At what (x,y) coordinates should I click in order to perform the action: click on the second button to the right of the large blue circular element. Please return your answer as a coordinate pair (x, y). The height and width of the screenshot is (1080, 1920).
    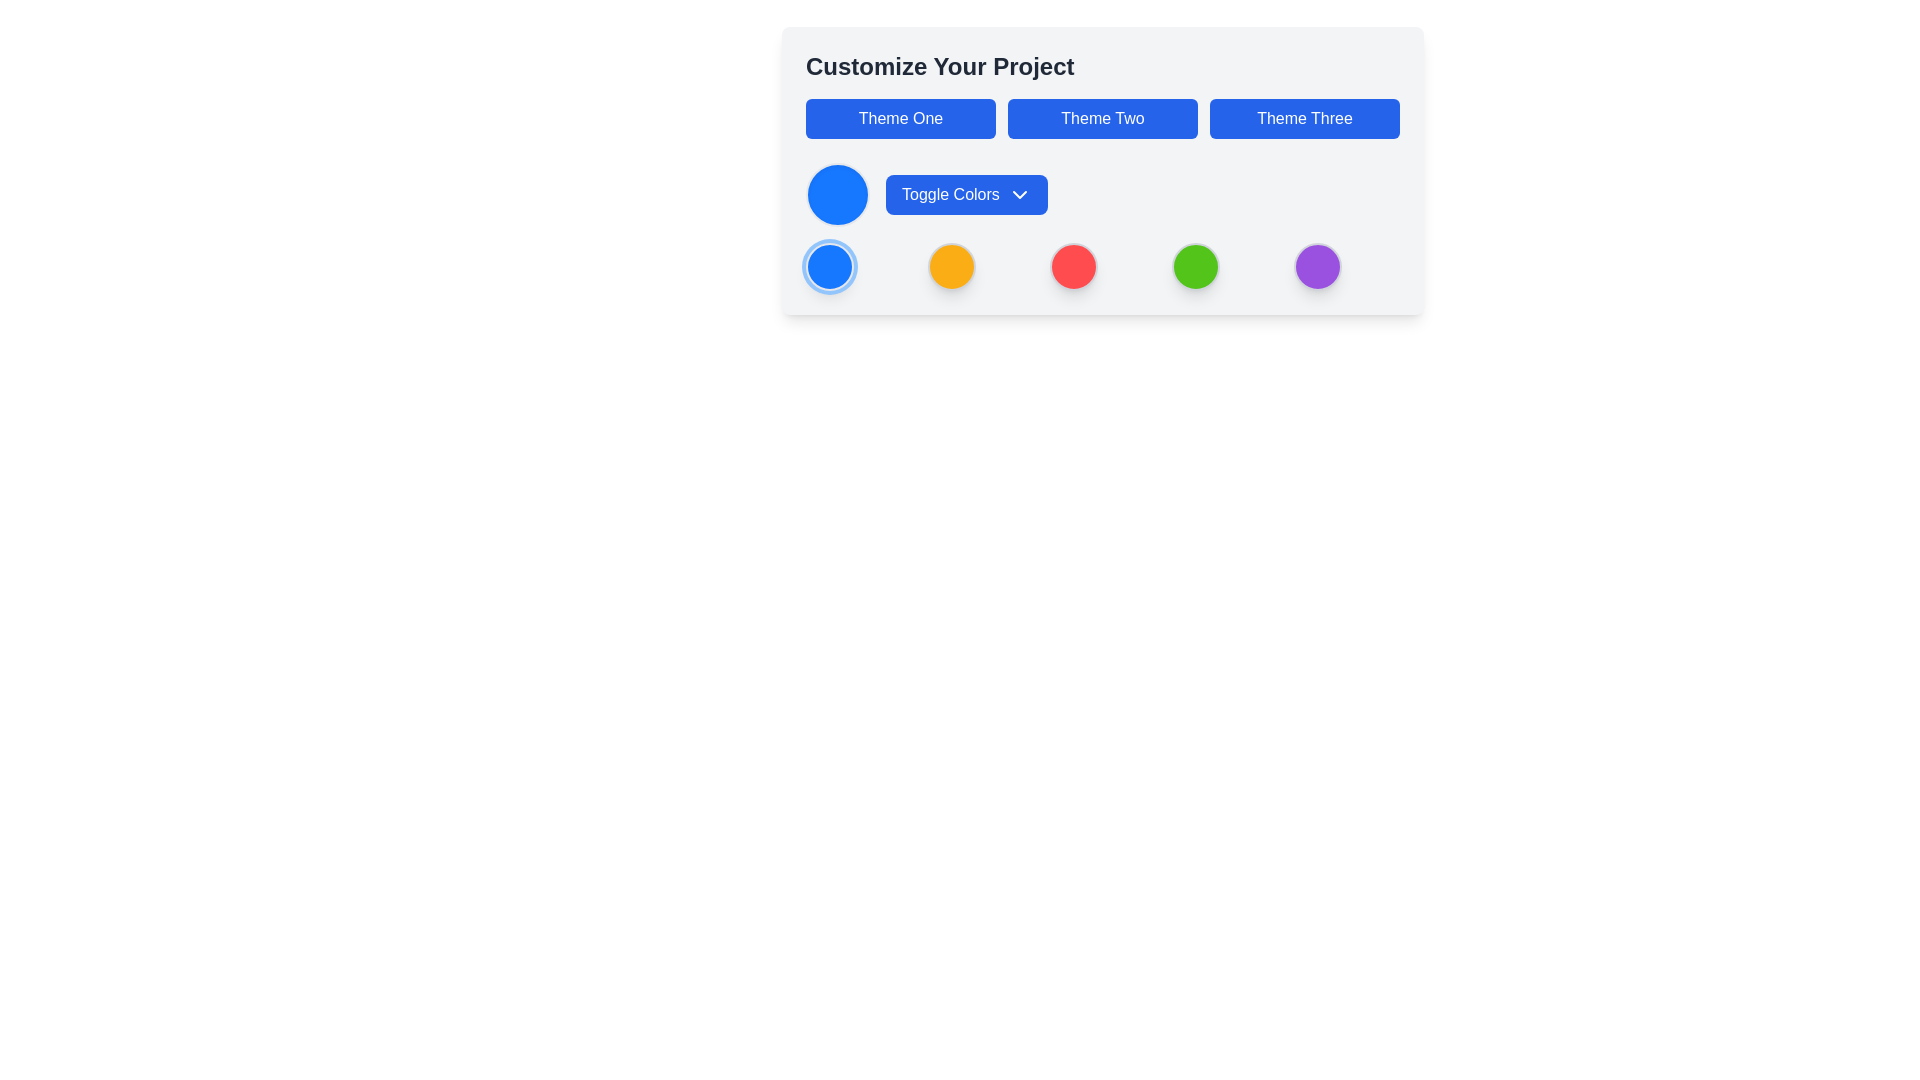
    Looking at the image, I should click on (967, 194).